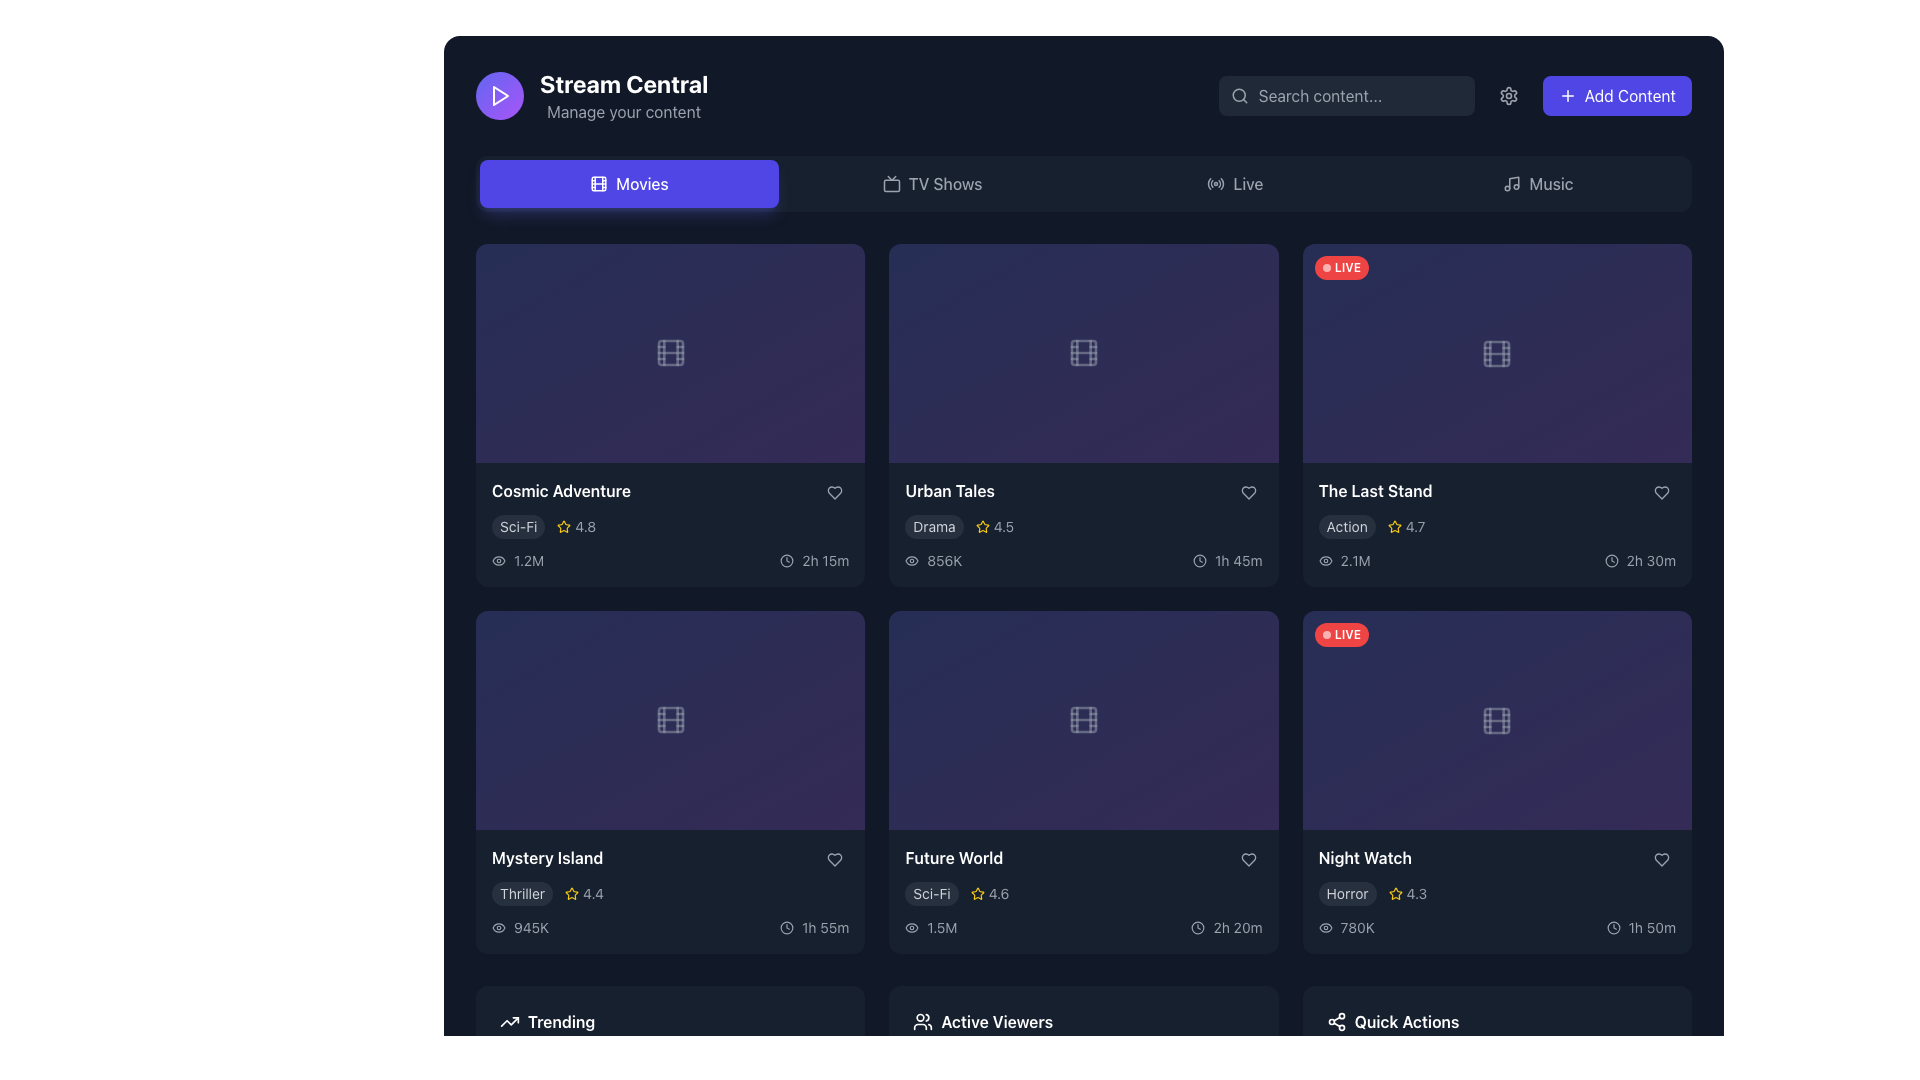 The height and width of the screenshot is (1080, 1920). I want to click on the text label displaying the numeric value '4.4' in light gray on a dark blue background, located inside the 'Mystery Island' movie card to the right of the yellow star icon, so click(592, 893).